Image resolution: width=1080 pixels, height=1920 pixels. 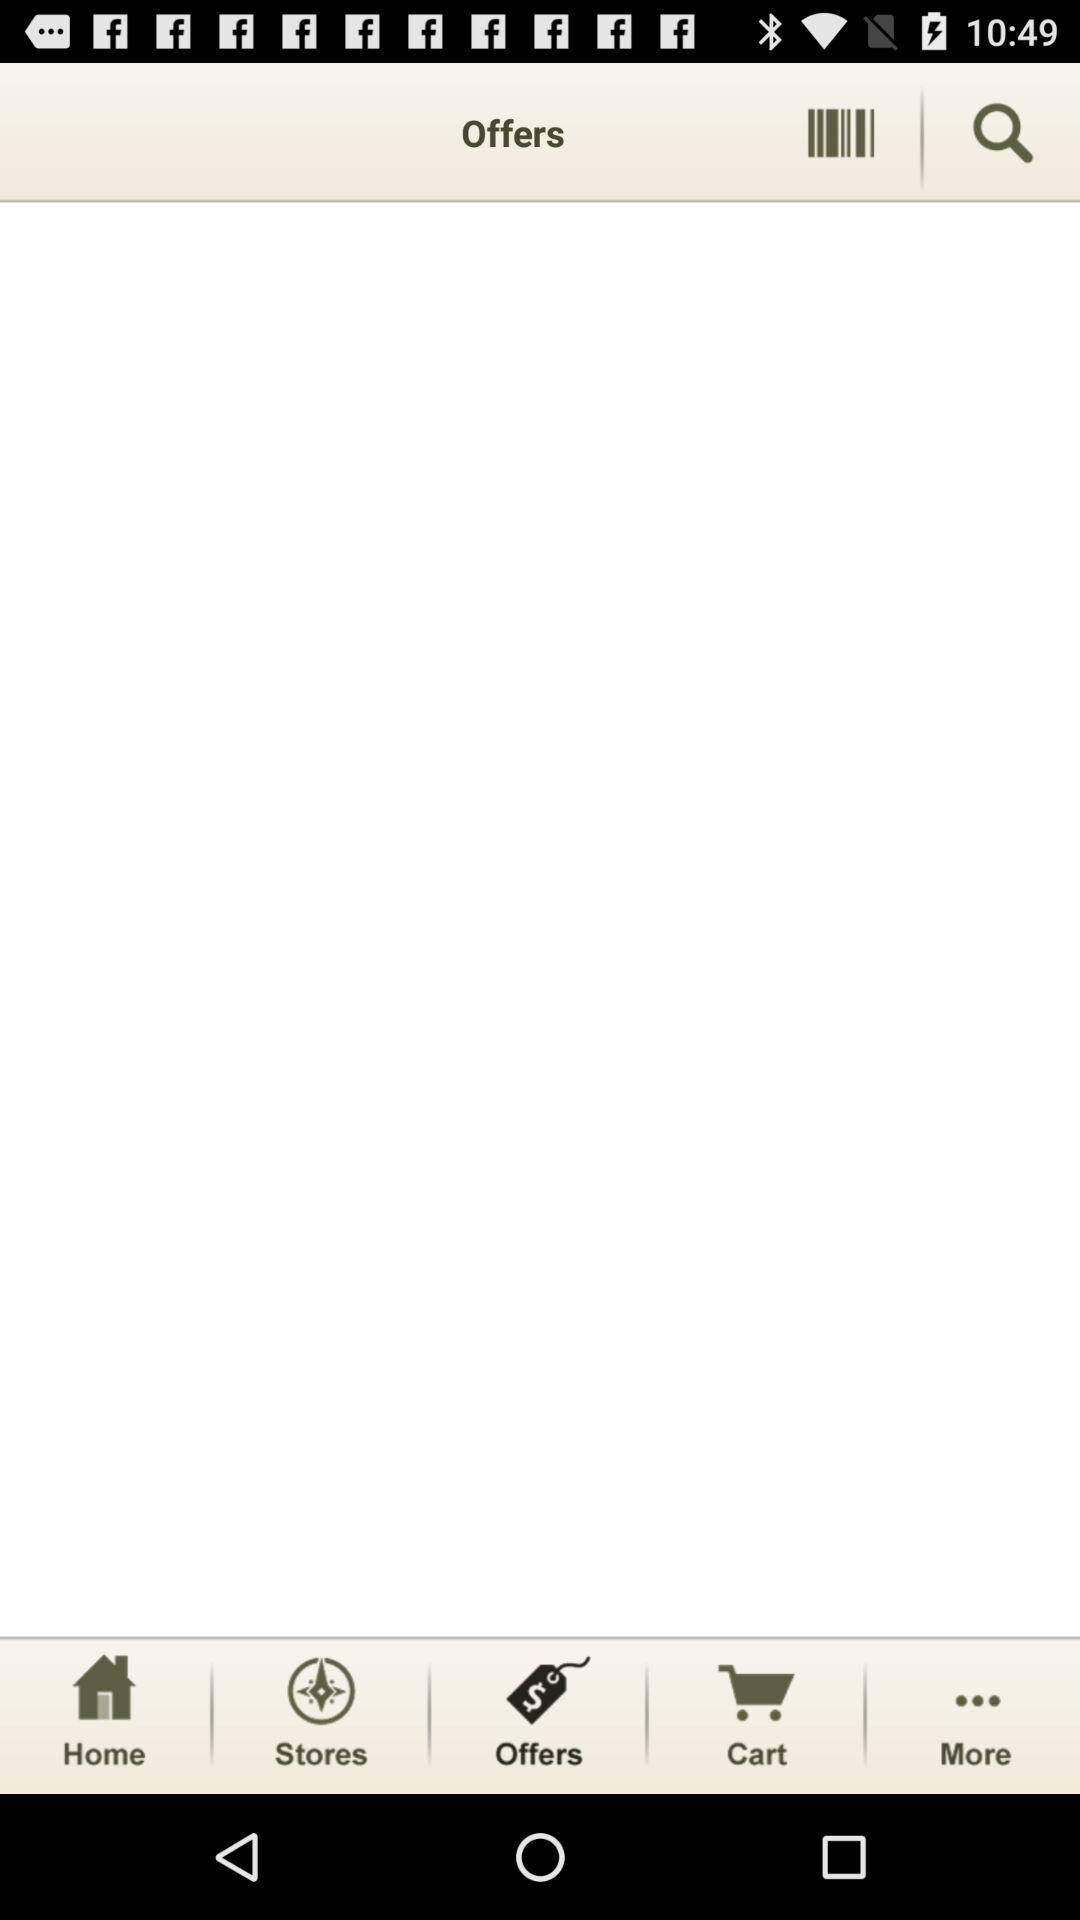 What do you see at coordinates (537, 1835) in the screenshot?
I see `the label icon` at bounding box center [537, 1835].